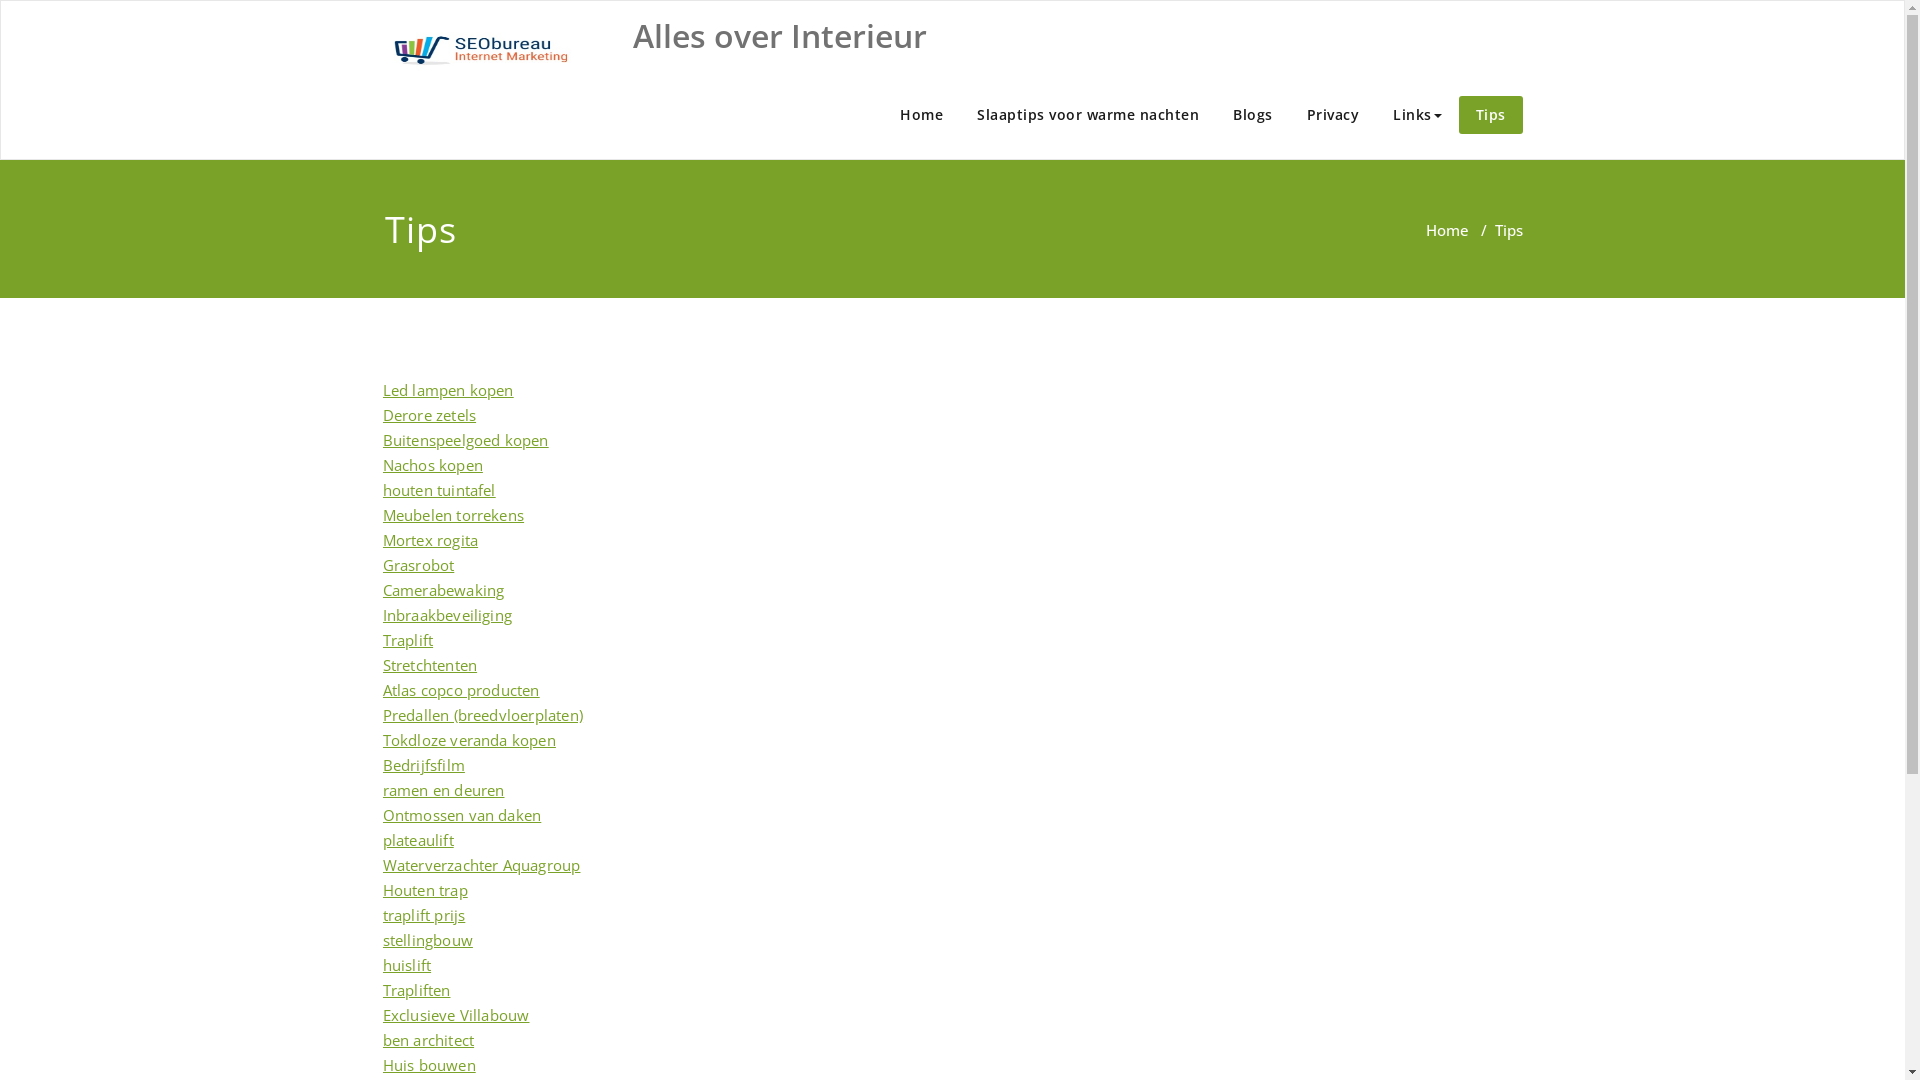 The width and height of the screenshot is (1920, 1080). What do you see at coordinates (459, 689) in the screenshot?
I see `'Atlas copco producten'` at bounding box center [459, 689].